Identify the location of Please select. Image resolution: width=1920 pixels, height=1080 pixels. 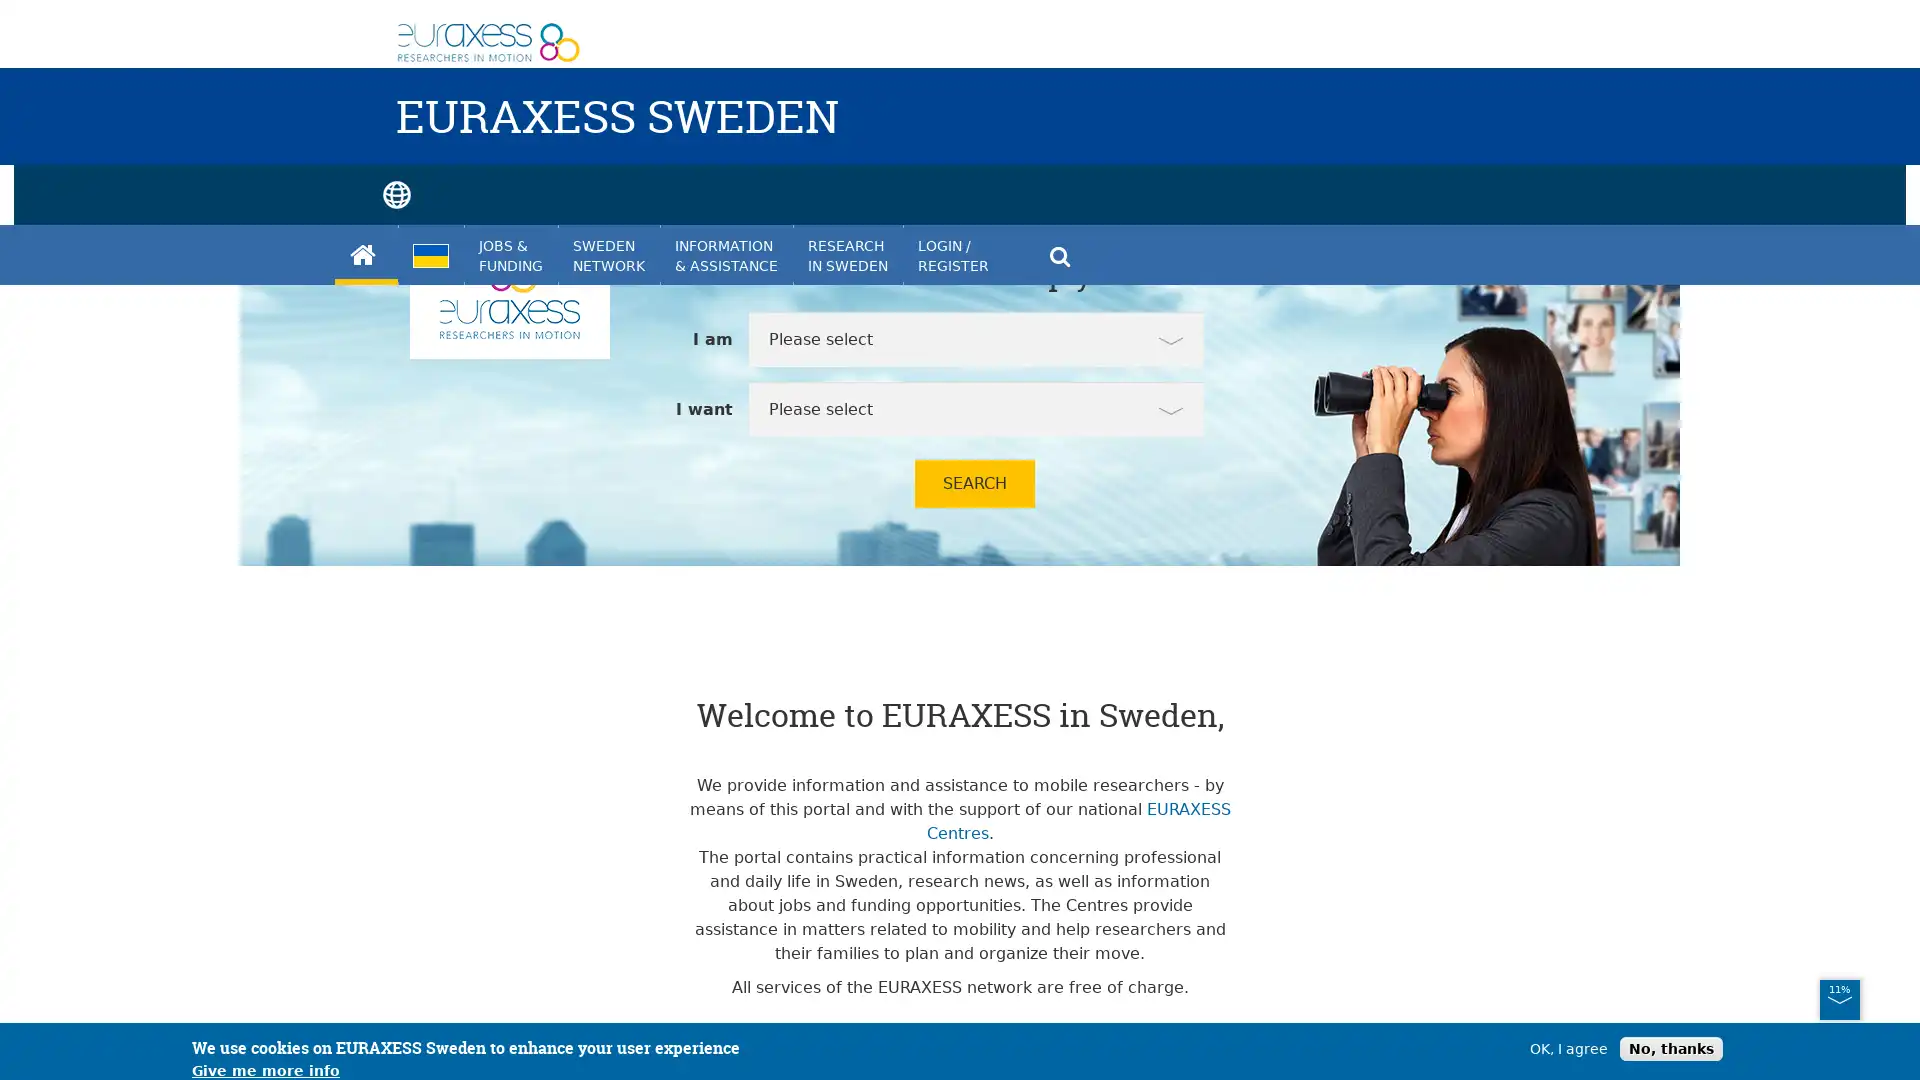
(975, 408).